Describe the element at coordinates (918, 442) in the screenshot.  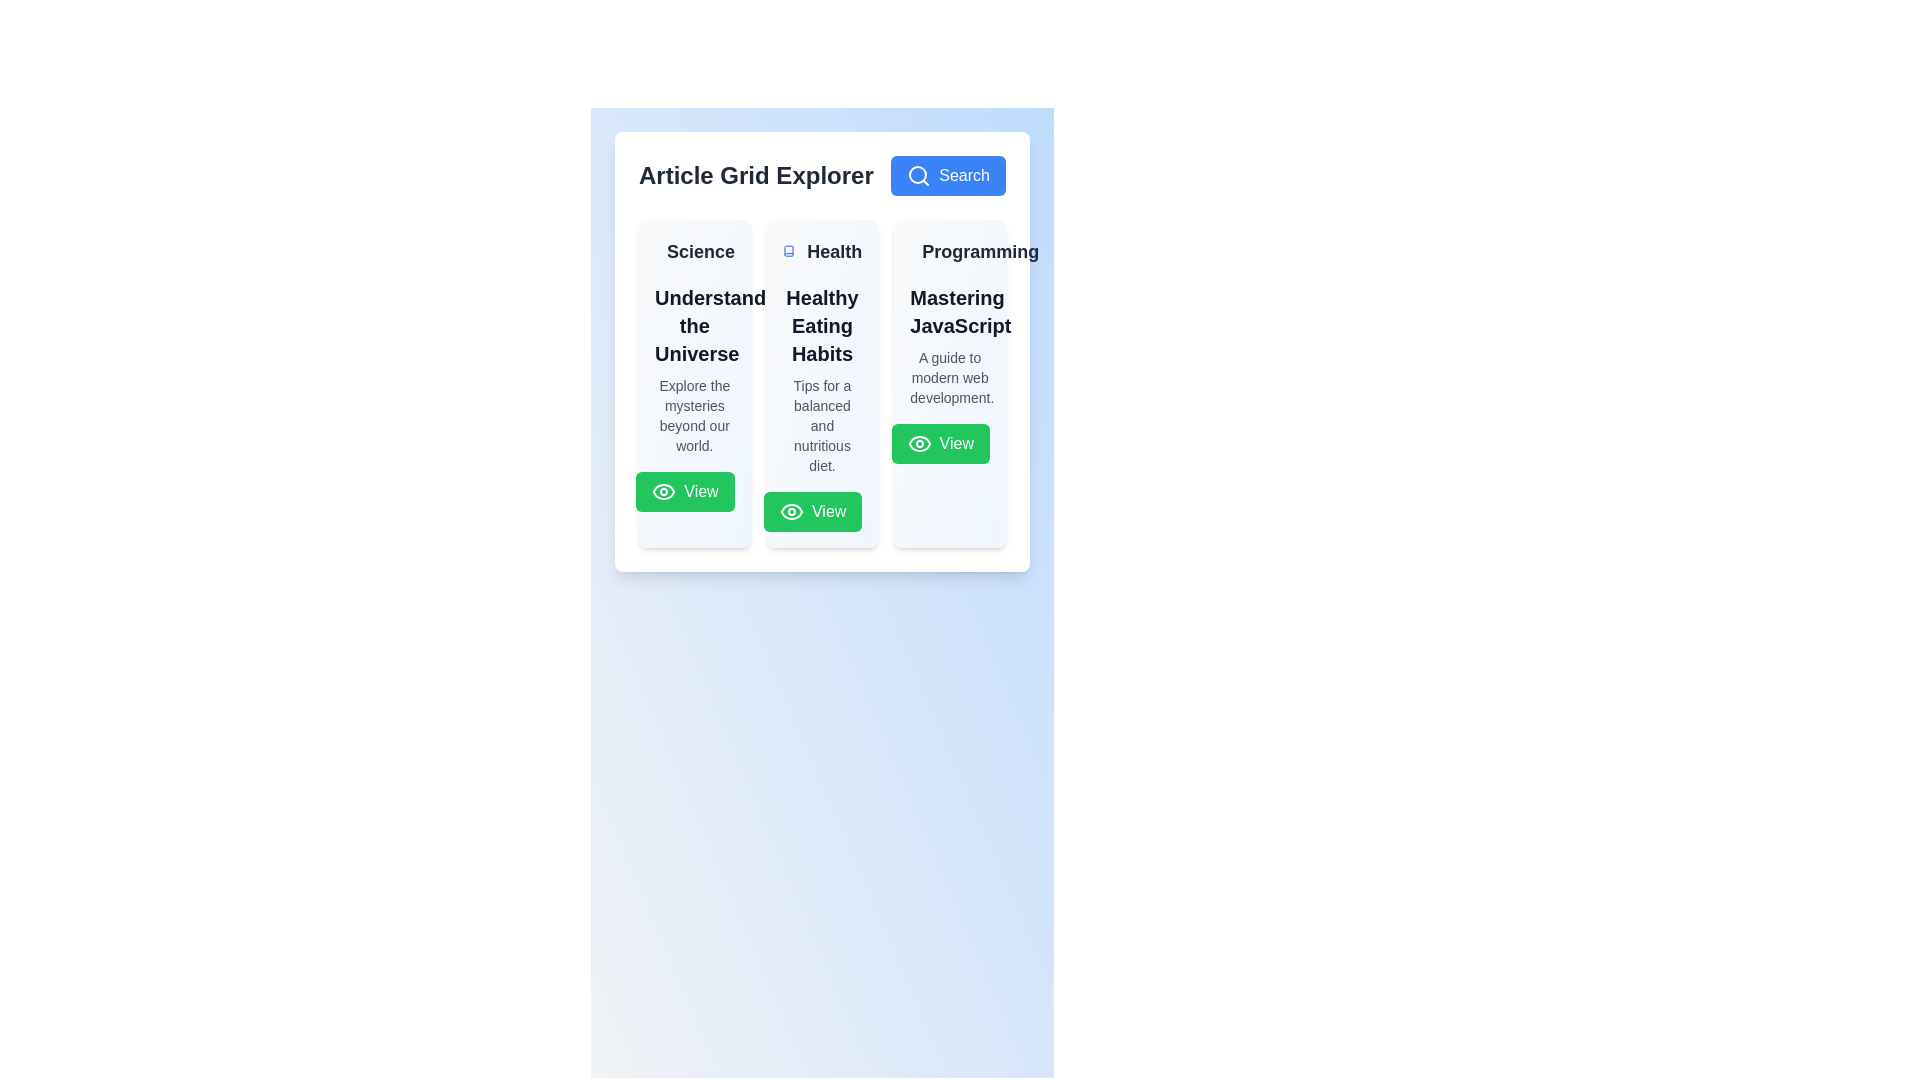
I see `the eye-shaped SVG icon within the green 'View' button in the 'Programming' section to potentially display additional information` at that location.